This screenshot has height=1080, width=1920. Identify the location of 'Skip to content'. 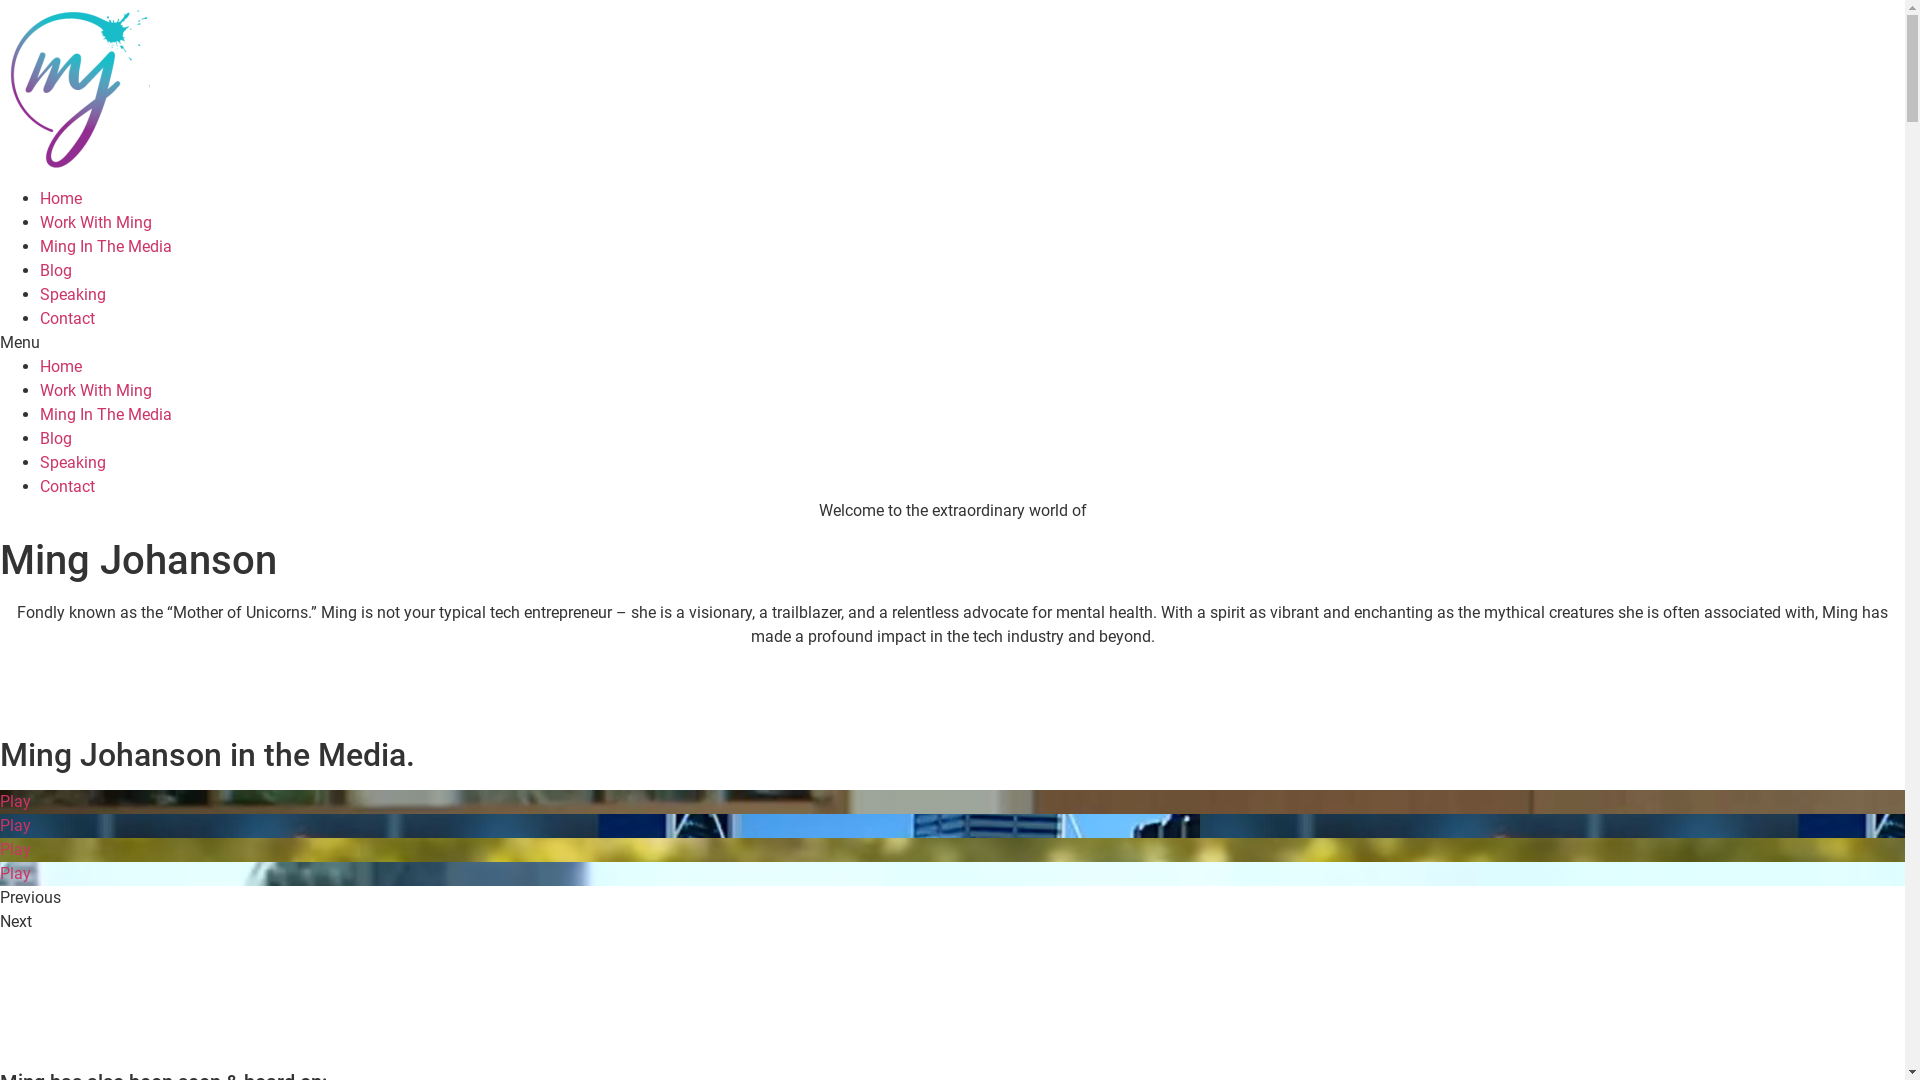
(0, 0).